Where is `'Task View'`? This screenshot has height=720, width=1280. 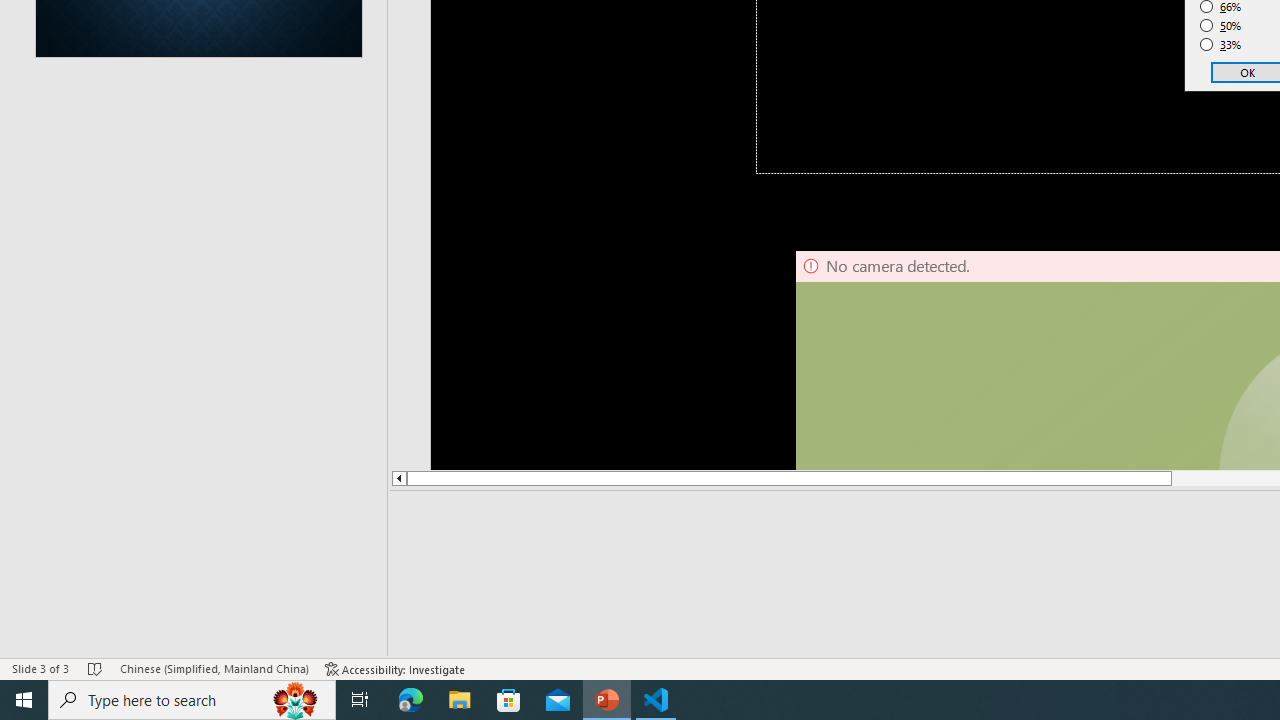 'Task View' is located at coordinates (359, 698).